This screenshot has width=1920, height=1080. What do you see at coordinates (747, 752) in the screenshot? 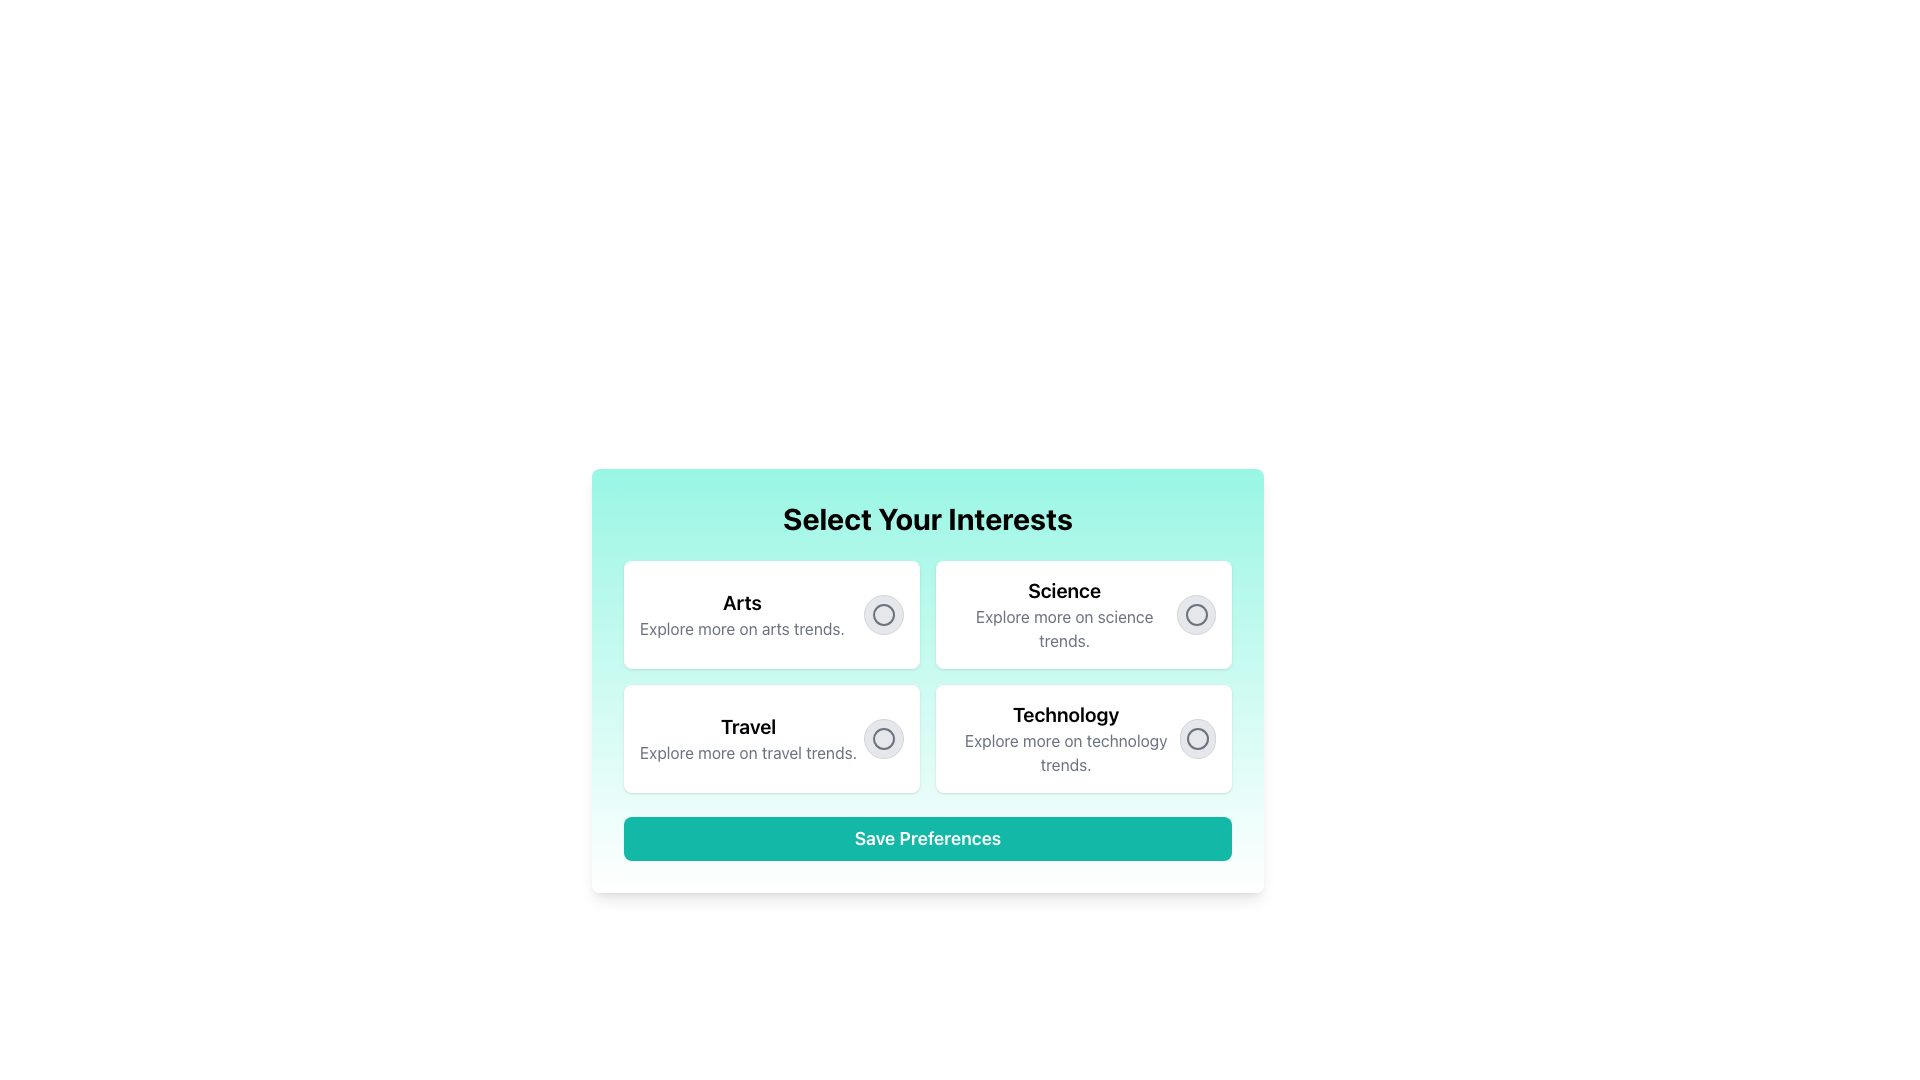
I see `the Text Label that provides descriptive content about the 'Travel' category, located below the 'Travel' heading in the bottom-left quadrant of the layout` at bounding box center [747, 752].